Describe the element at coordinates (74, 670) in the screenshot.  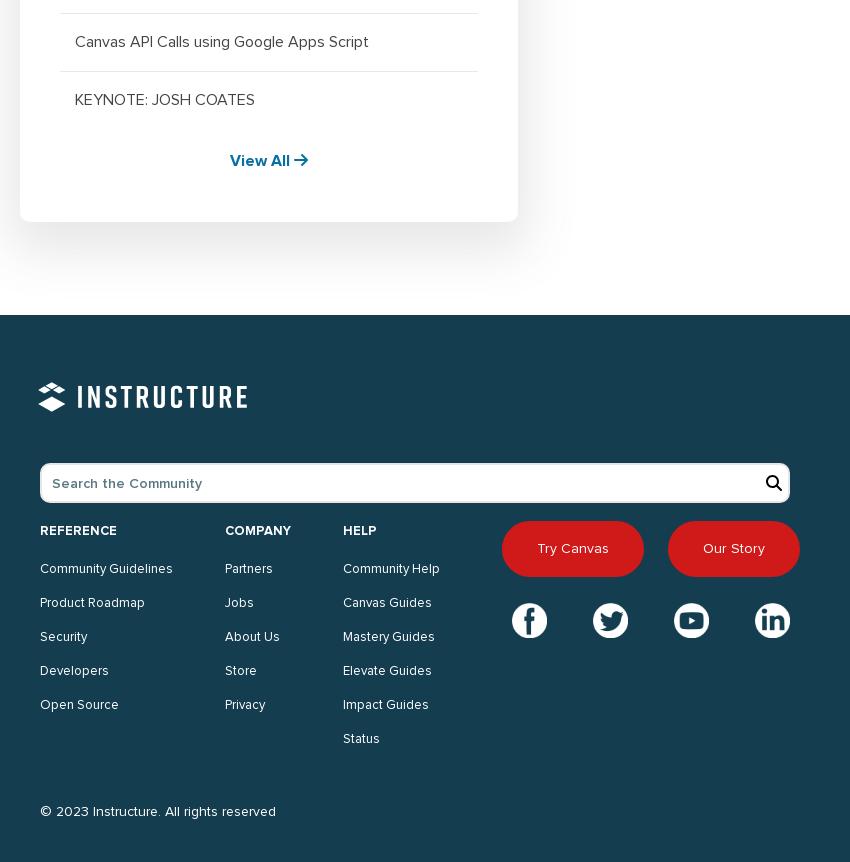
I see `'Developers'` at that location.